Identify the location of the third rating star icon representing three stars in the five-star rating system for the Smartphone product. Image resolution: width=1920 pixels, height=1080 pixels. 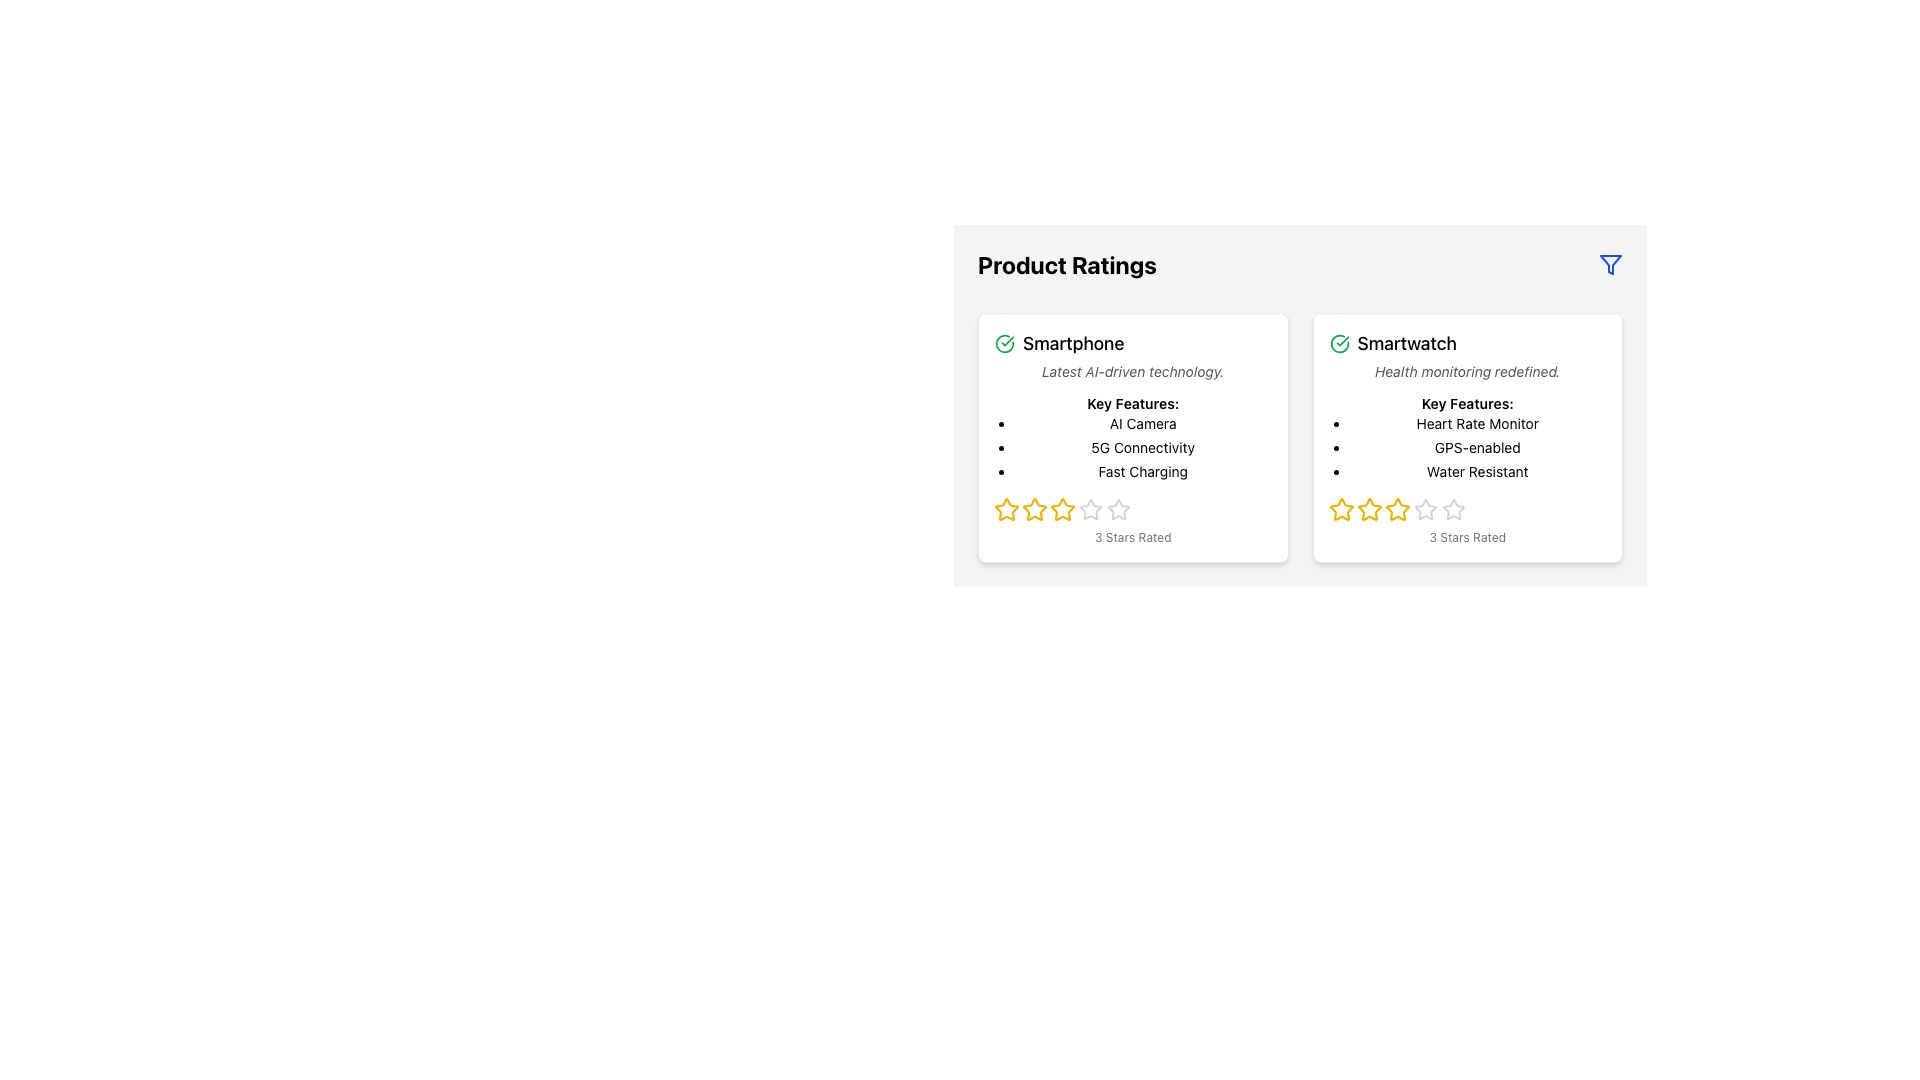
(1061, 508).